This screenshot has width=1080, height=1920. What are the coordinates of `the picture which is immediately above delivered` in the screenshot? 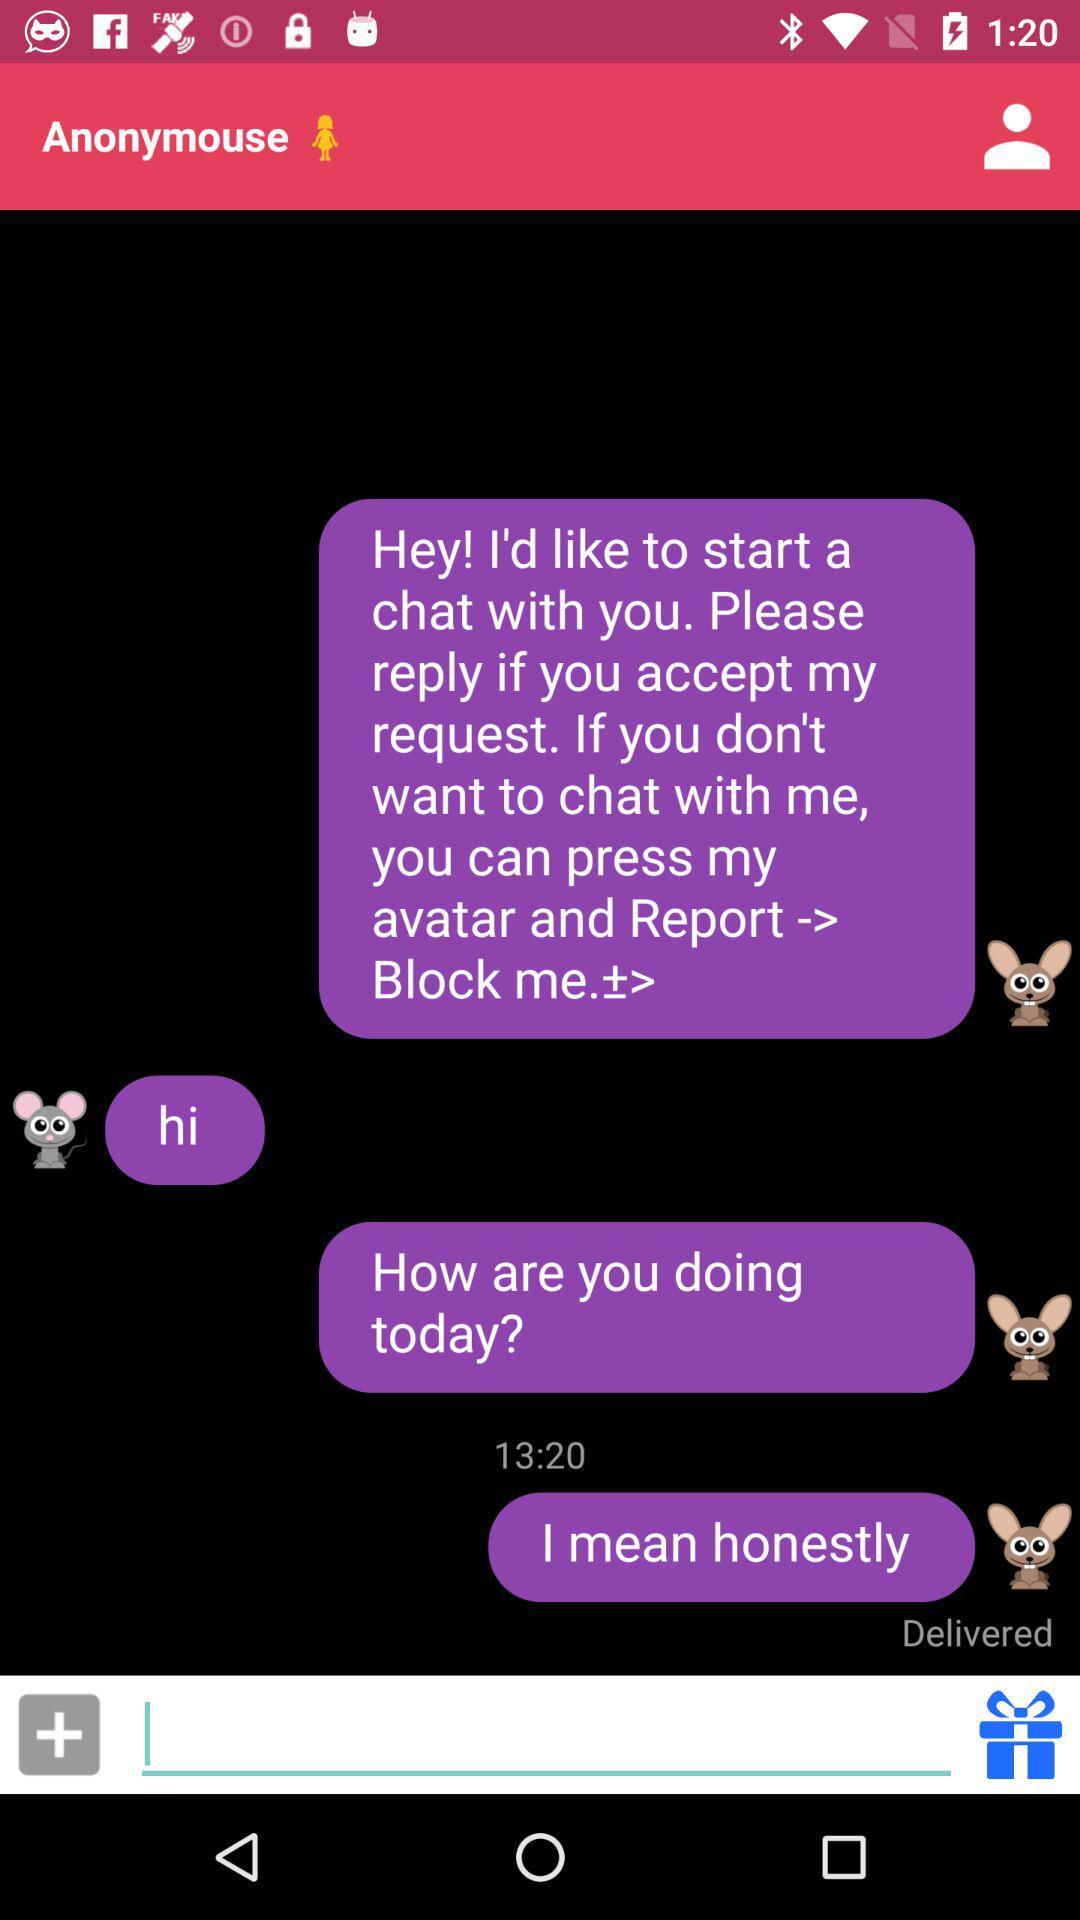 It's located at (1029, 1545).